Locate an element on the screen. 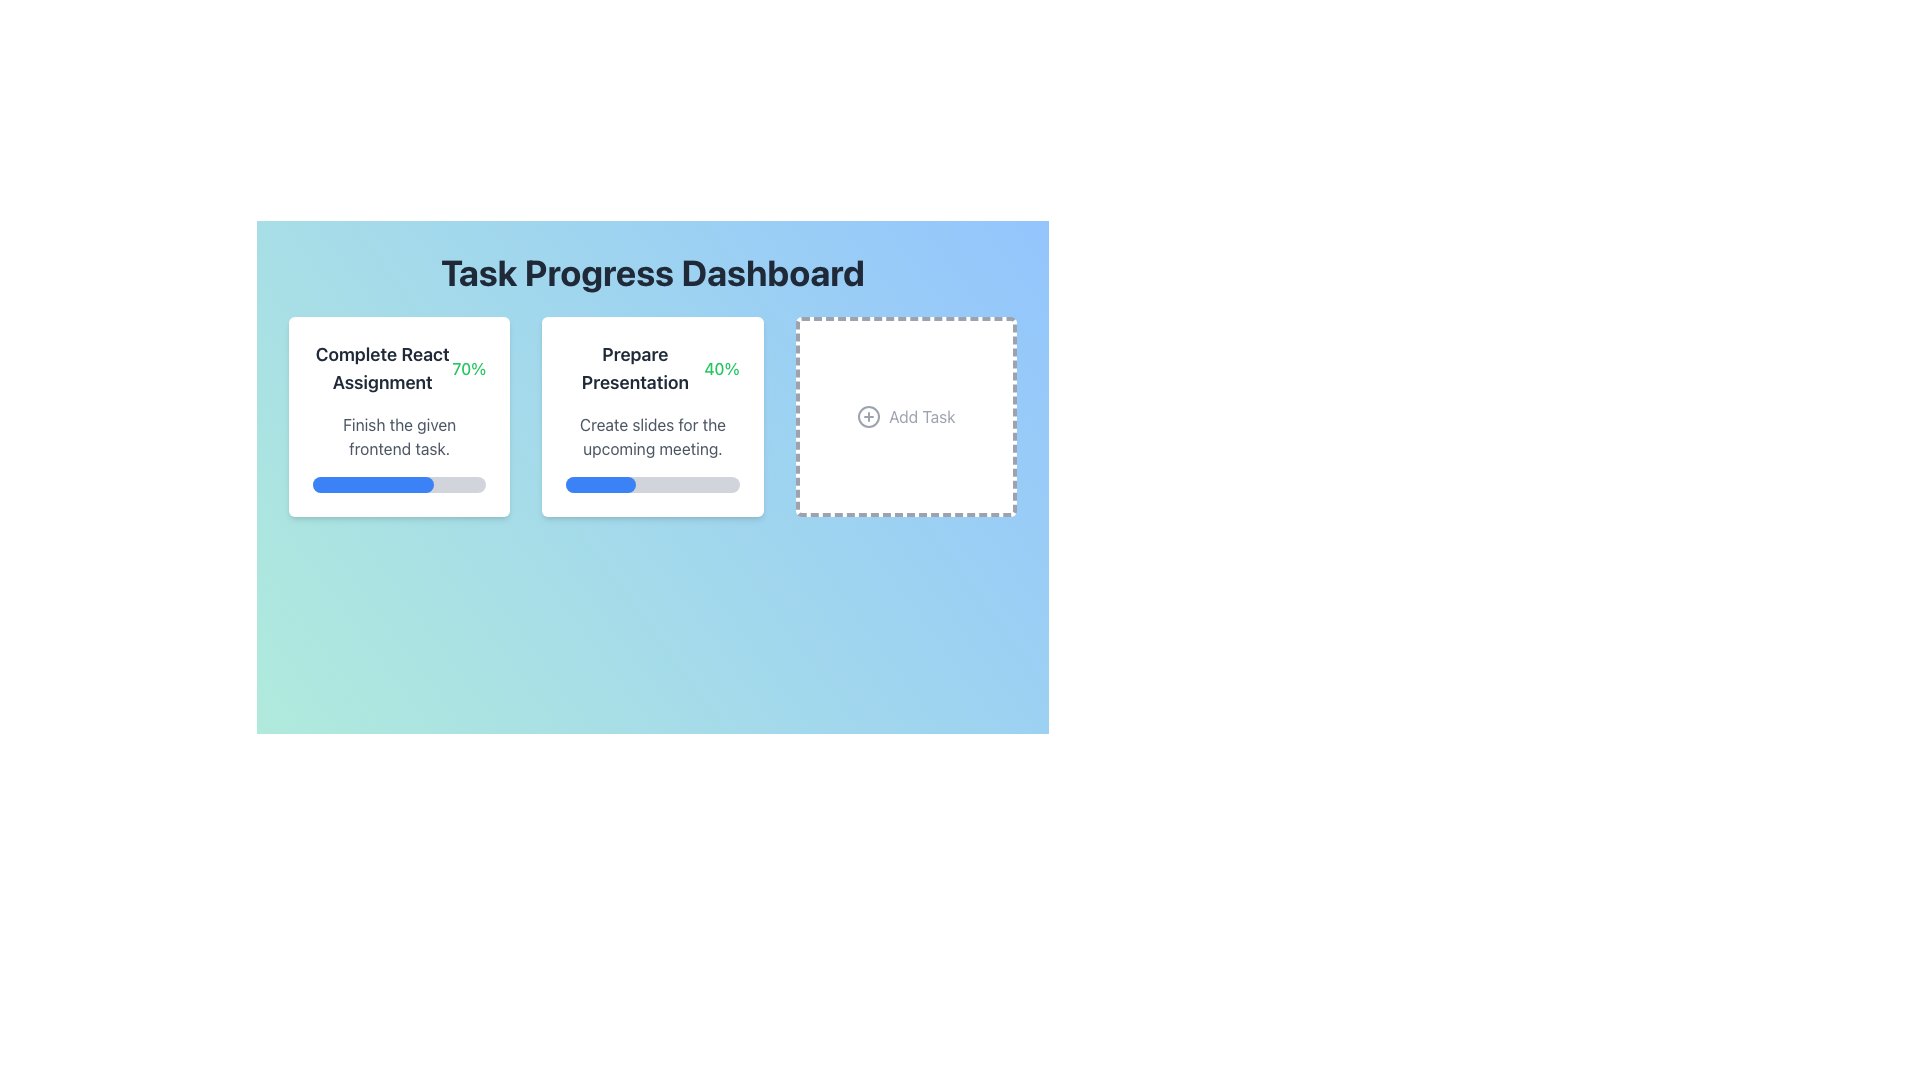 This screenshot has height=1080, width=1920. the static text element that reads 'Create slides for the upcoming meeting.' located within the 'Prepare Presentation' card is located at coordinates (652, 435).